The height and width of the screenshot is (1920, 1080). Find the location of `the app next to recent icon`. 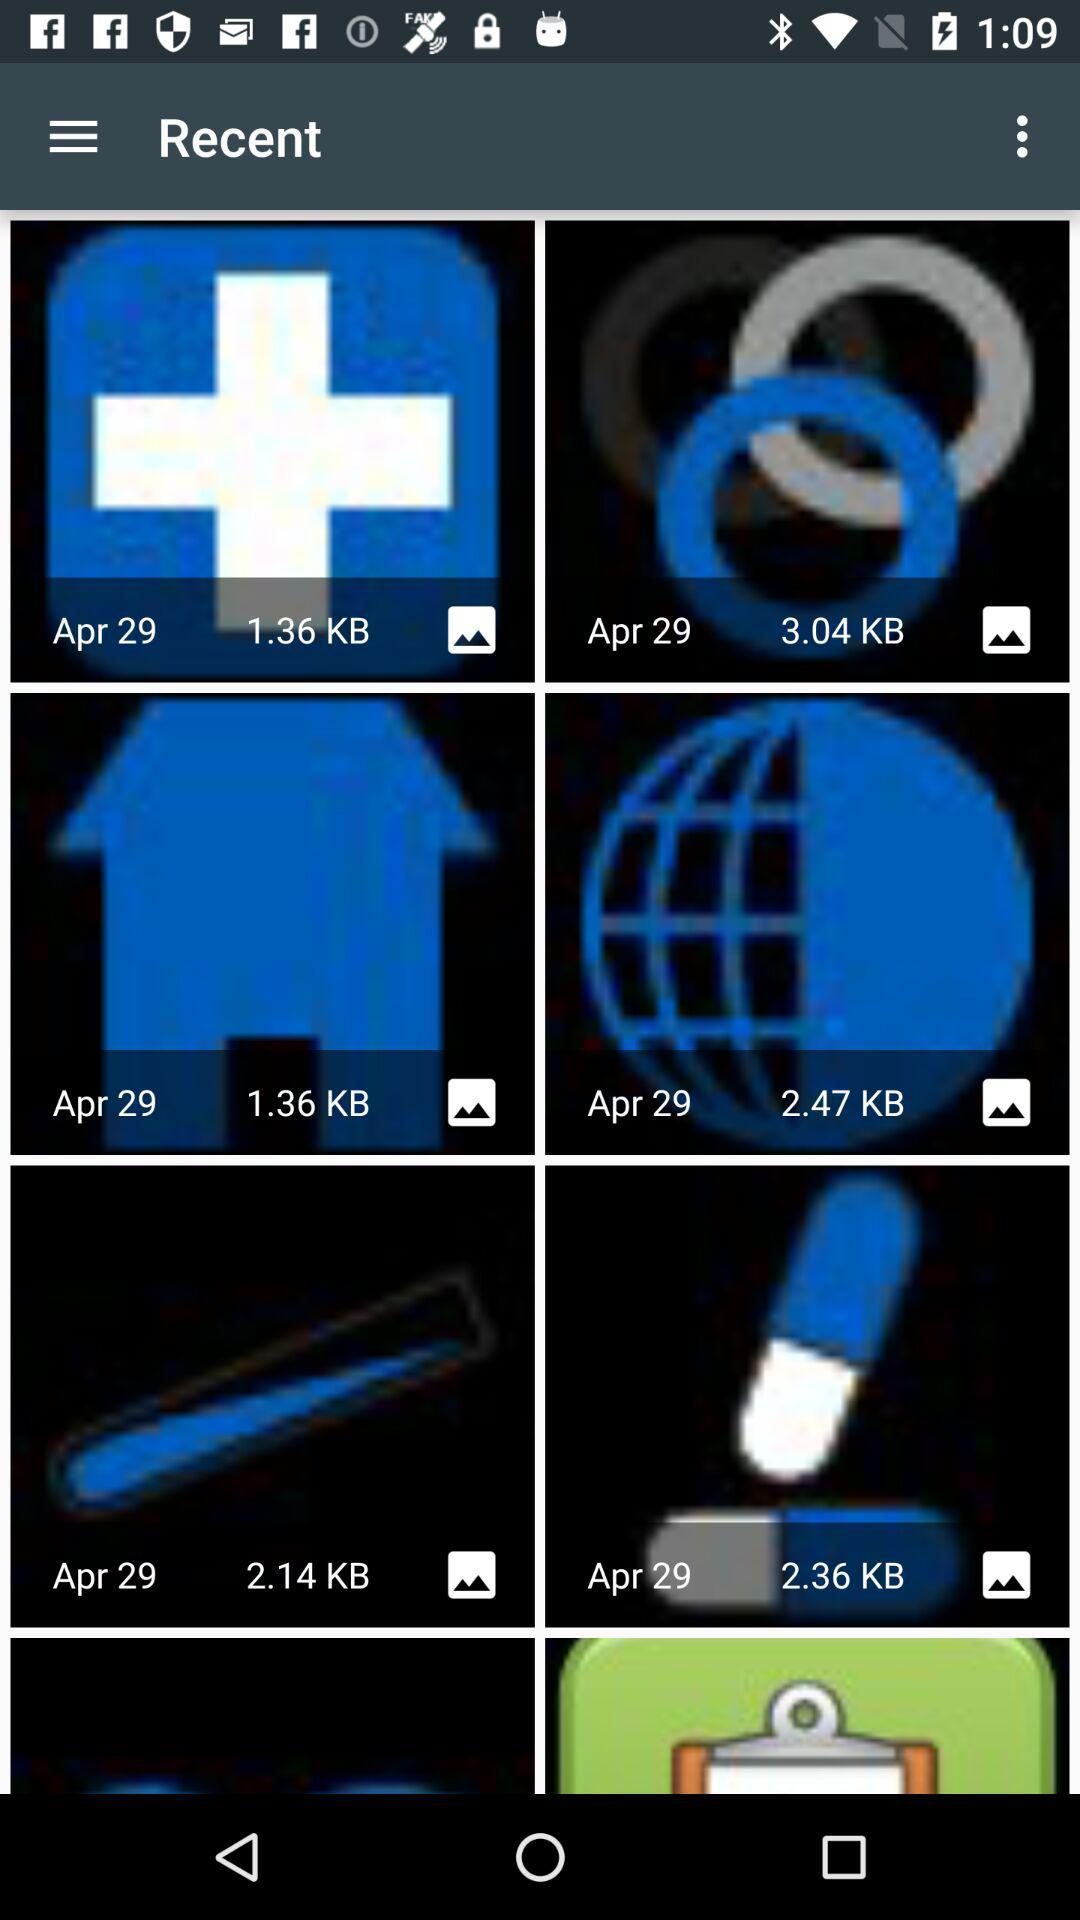

the app next to recent icon is located at coordinates (1027, 135).